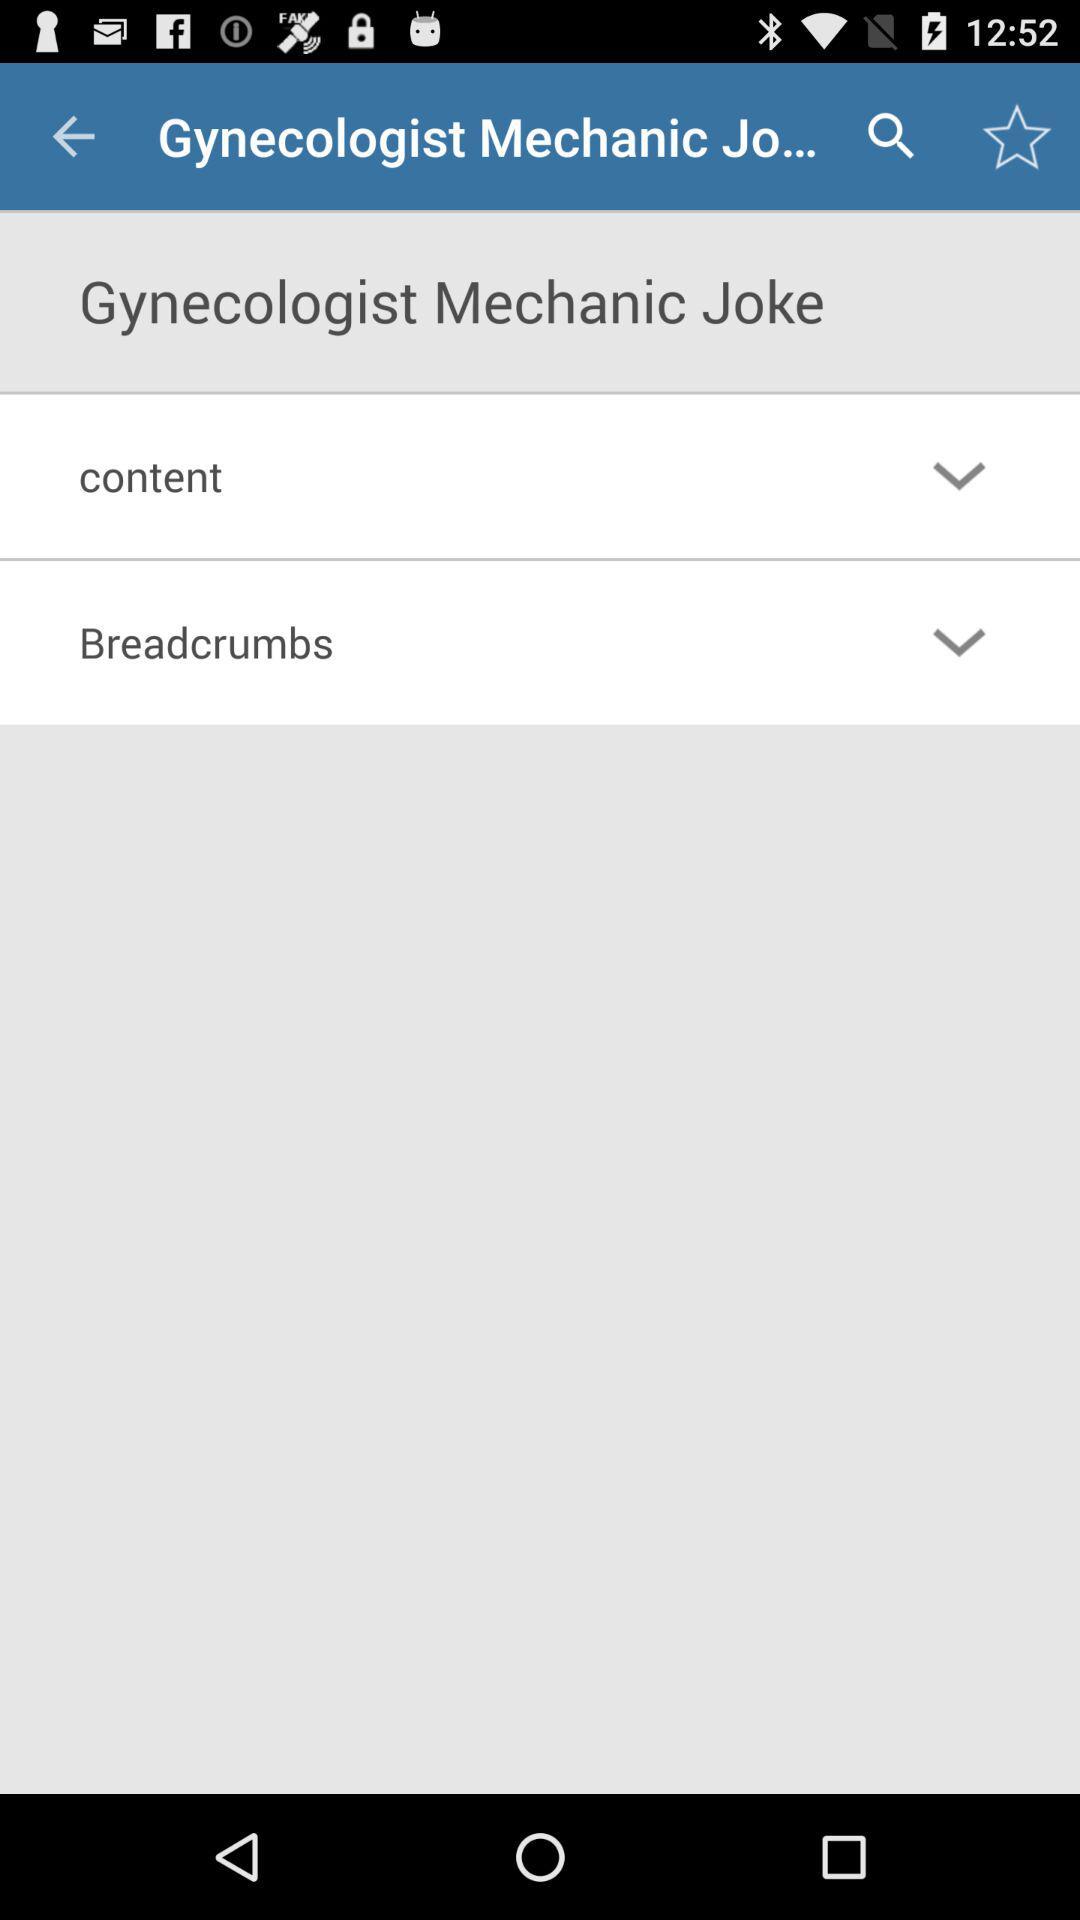 This screenshot has width=1080, height=1920. Describe the element at coordinates (890, 135) in the screenshot. I see `the app to the right of gynecologist mechanic joke icon` at that location.